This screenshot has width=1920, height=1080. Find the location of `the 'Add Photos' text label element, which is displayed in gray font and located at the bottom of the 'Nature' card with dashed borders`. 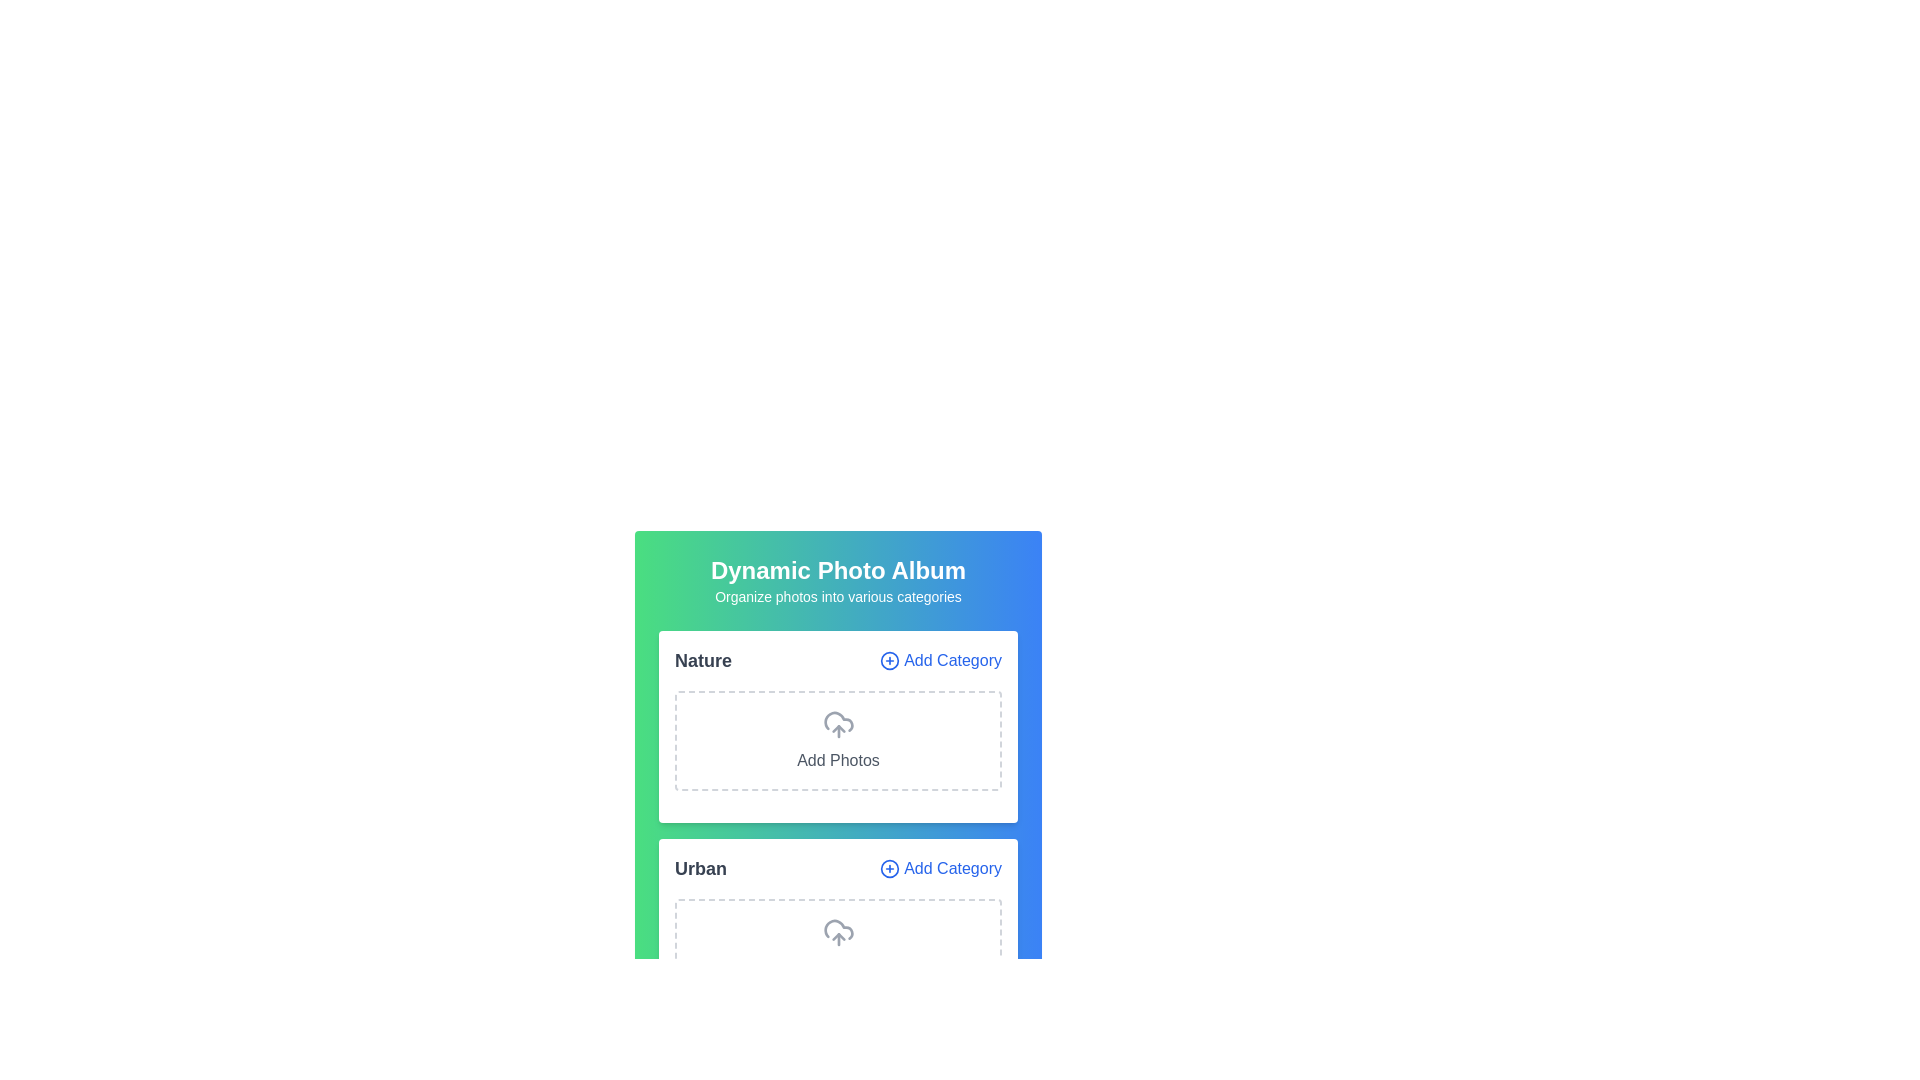

the 'Add Photos' text label element, which is displayed in gray font and located at the bottom of the 'Nature' card with dashed borders is located at coordinates (838, 760).